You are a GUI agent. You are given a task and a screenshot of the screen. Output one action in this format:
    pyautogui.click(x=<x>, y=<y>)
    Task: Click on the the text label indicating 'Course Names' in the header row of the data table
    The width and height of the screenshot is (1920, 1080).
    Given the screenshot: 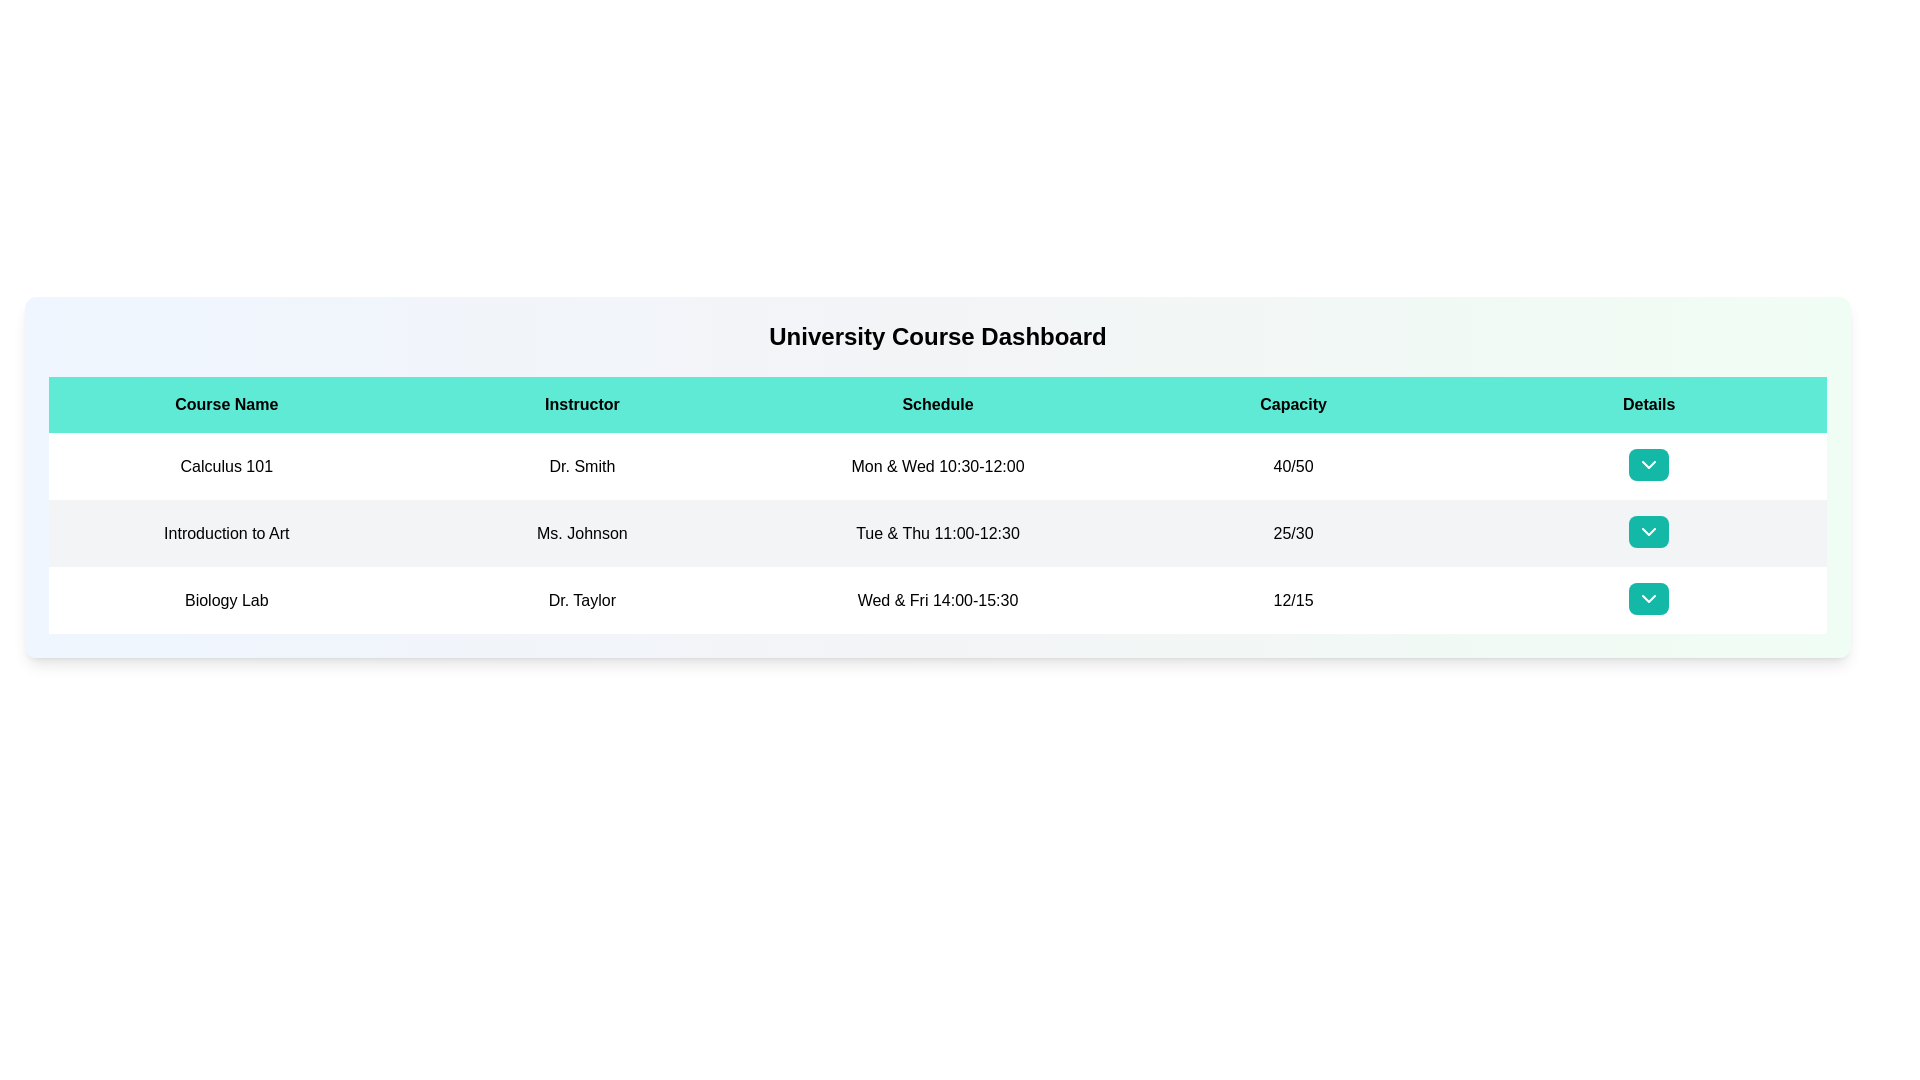 What is the action you would take?
    pyautogui.click(x=226, y=405)
    